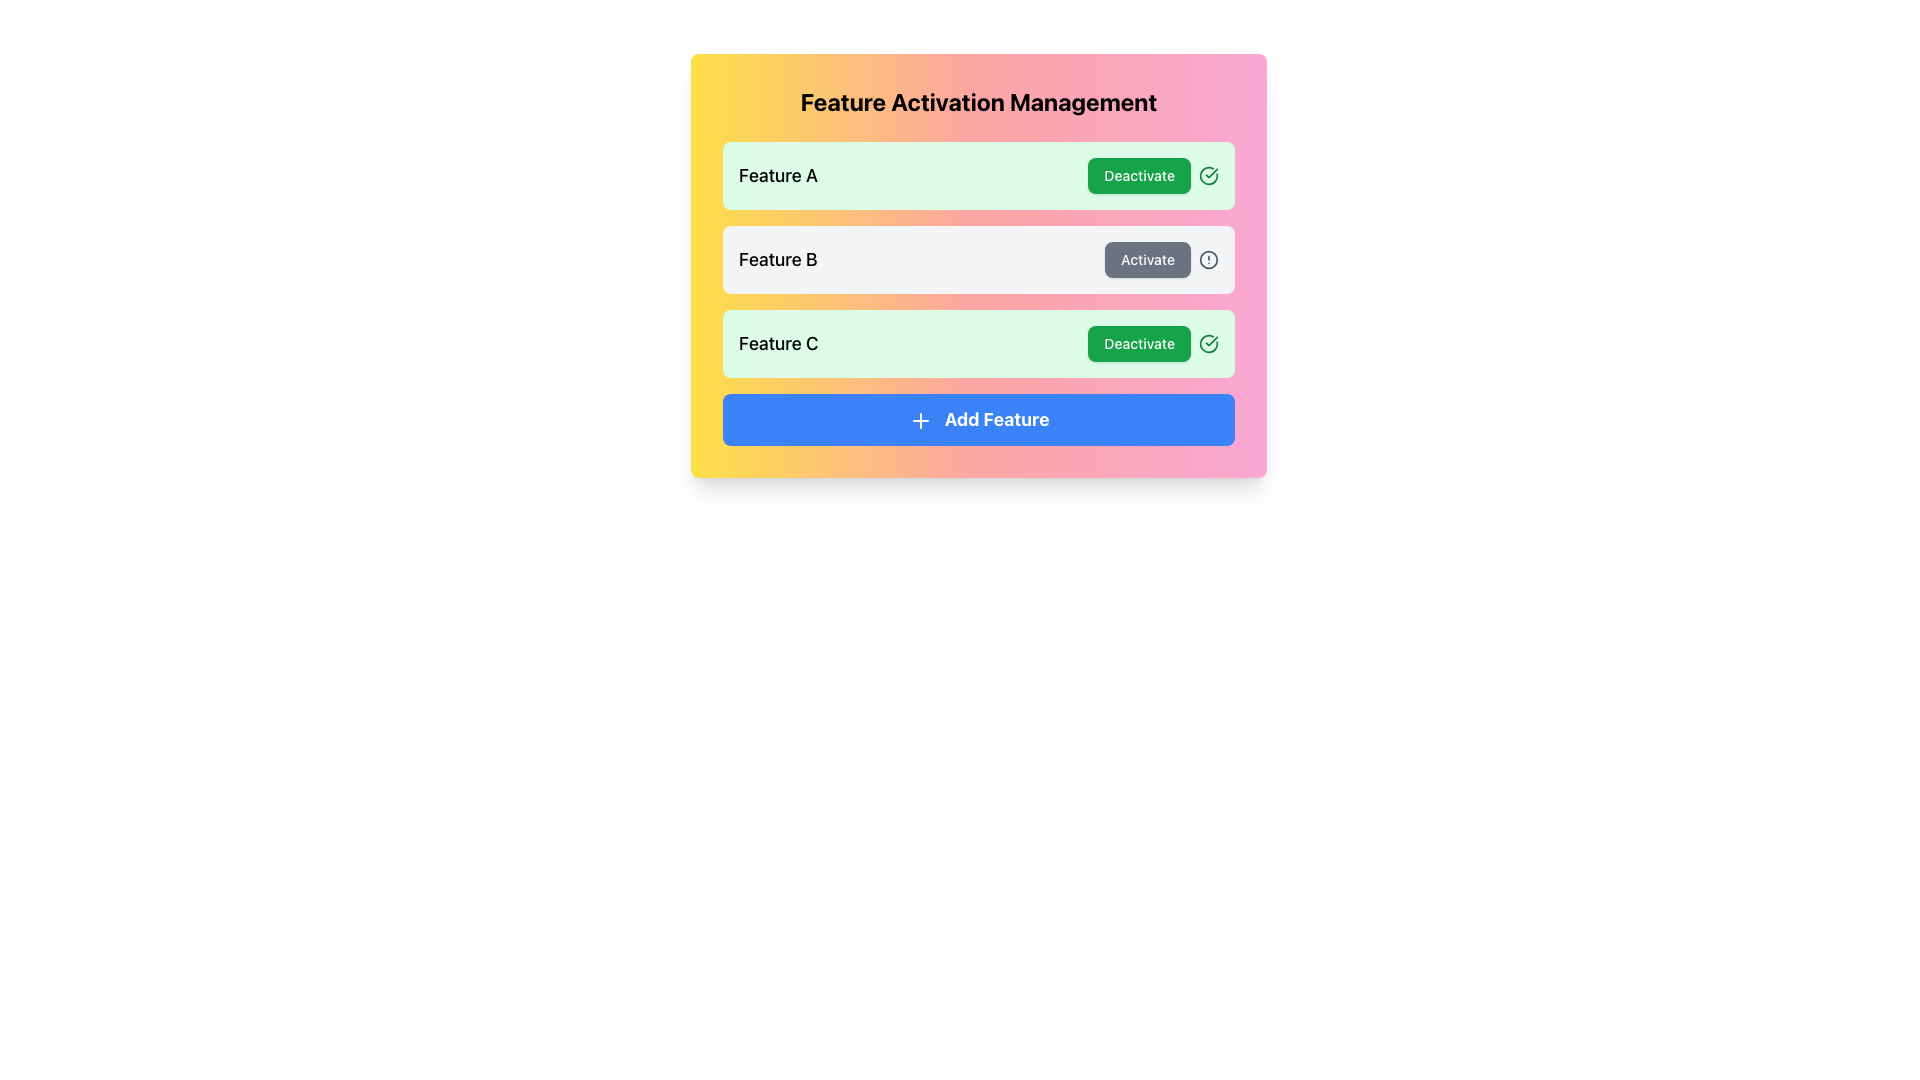 The height and width of the screenshot is (1080, 1920). Describe the element at coordinates (1208, 175) in the screenshot. I see `the Indicator icon with a green border and checkmark, located to the right of the 'Deactivate' button for 'Feature C'` at that location.